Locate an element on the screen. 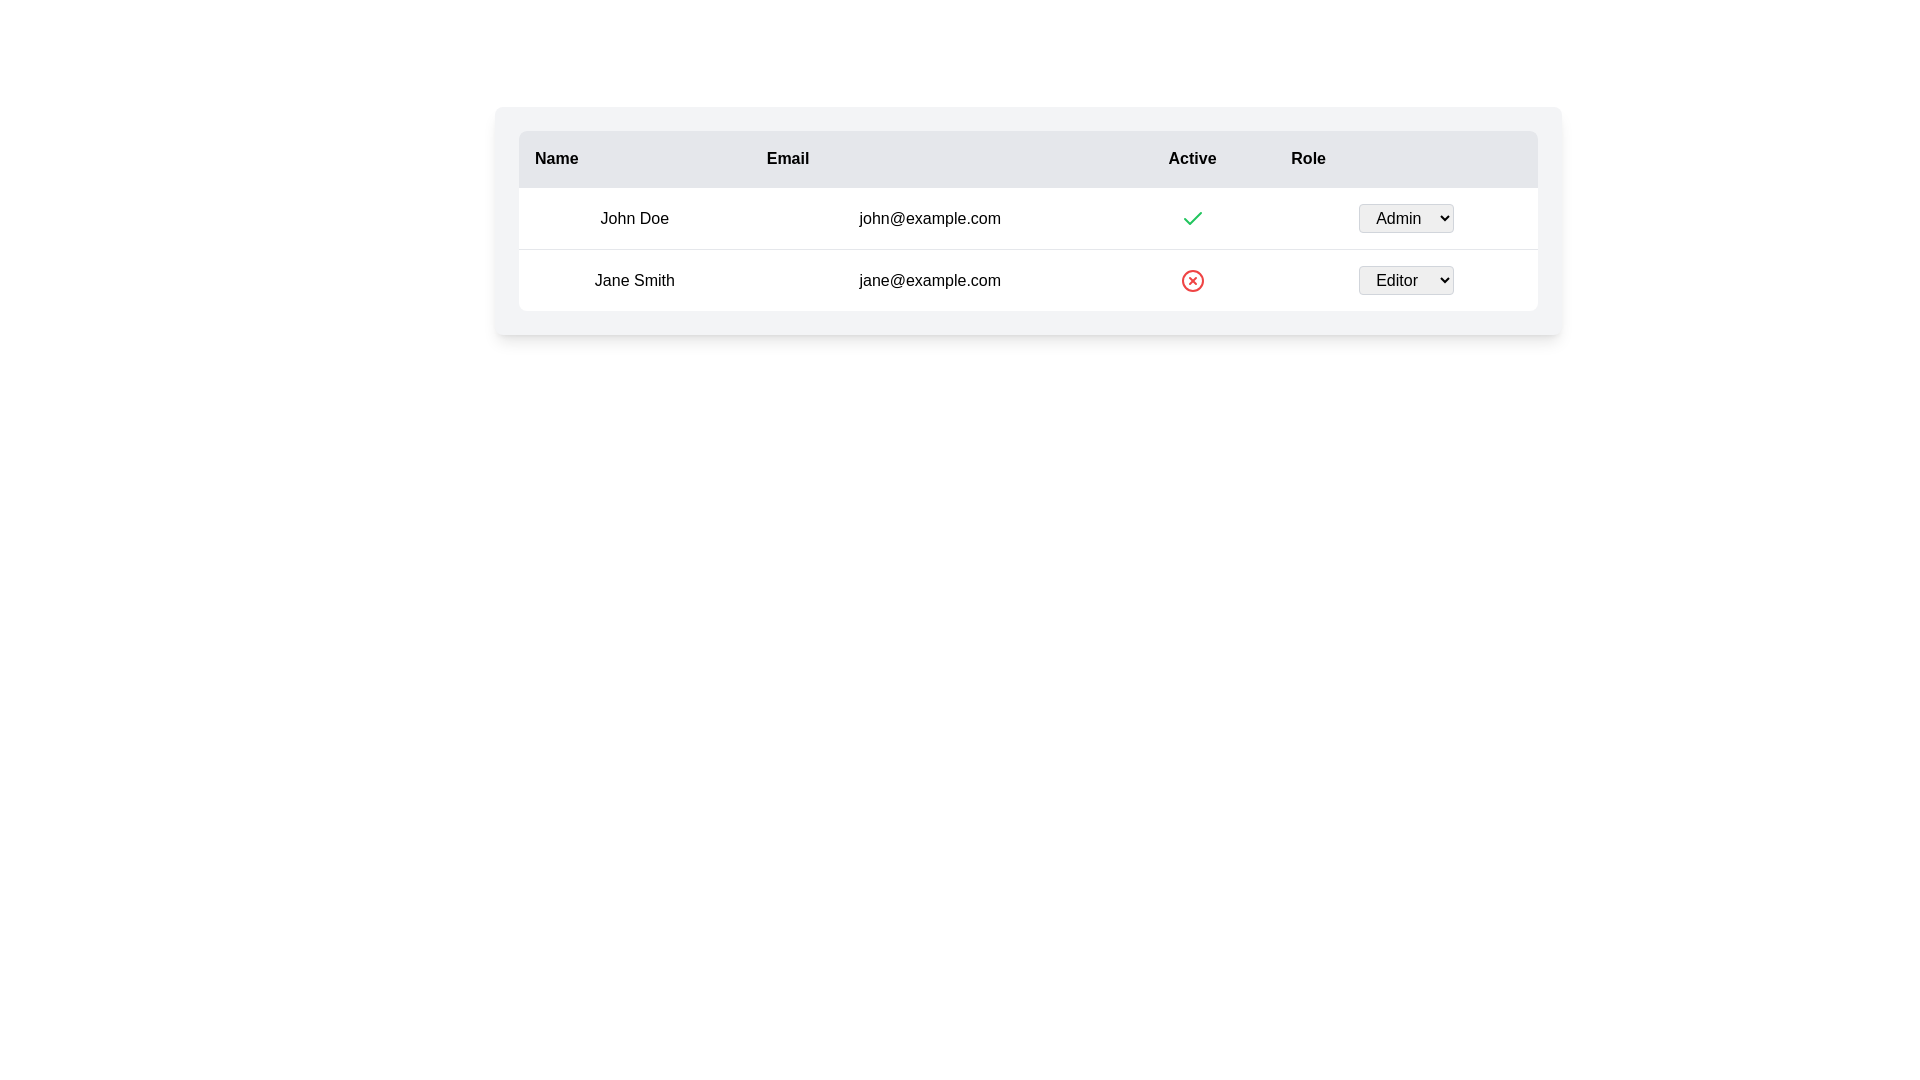  the green check icon in the 'Active' column of the user management table, which is located in the third cell of the first row, indicating an active state is located at coordinates (1192, 218).